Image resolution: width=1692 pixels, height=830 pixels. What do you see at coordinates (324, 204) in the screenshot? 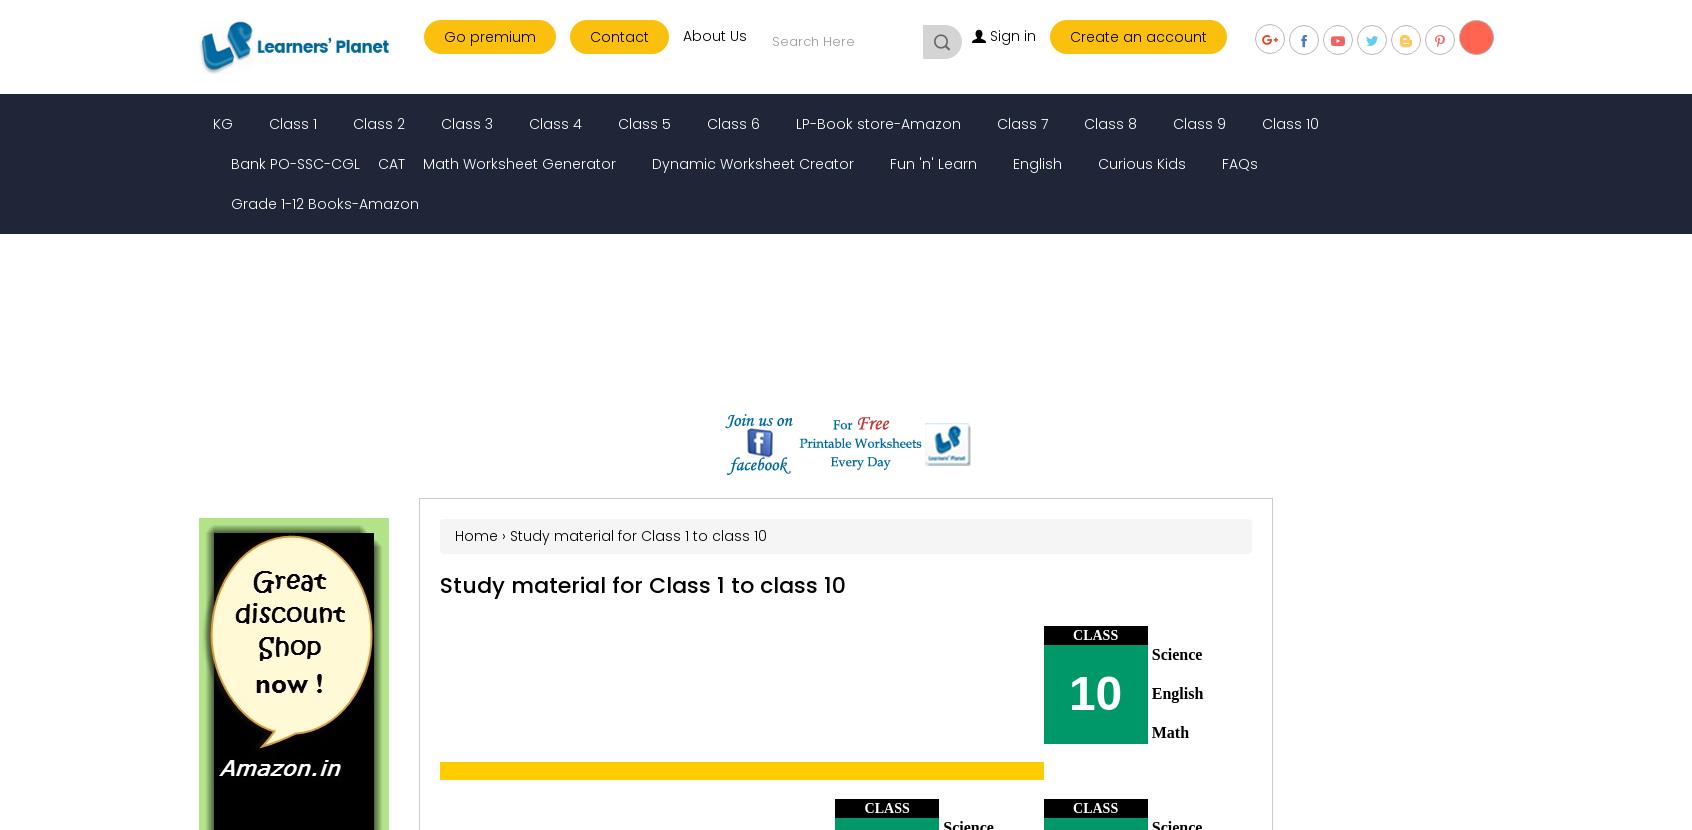
I see `'Grade 1-12 Books-Amazon'` at bounding box center [324, 204].